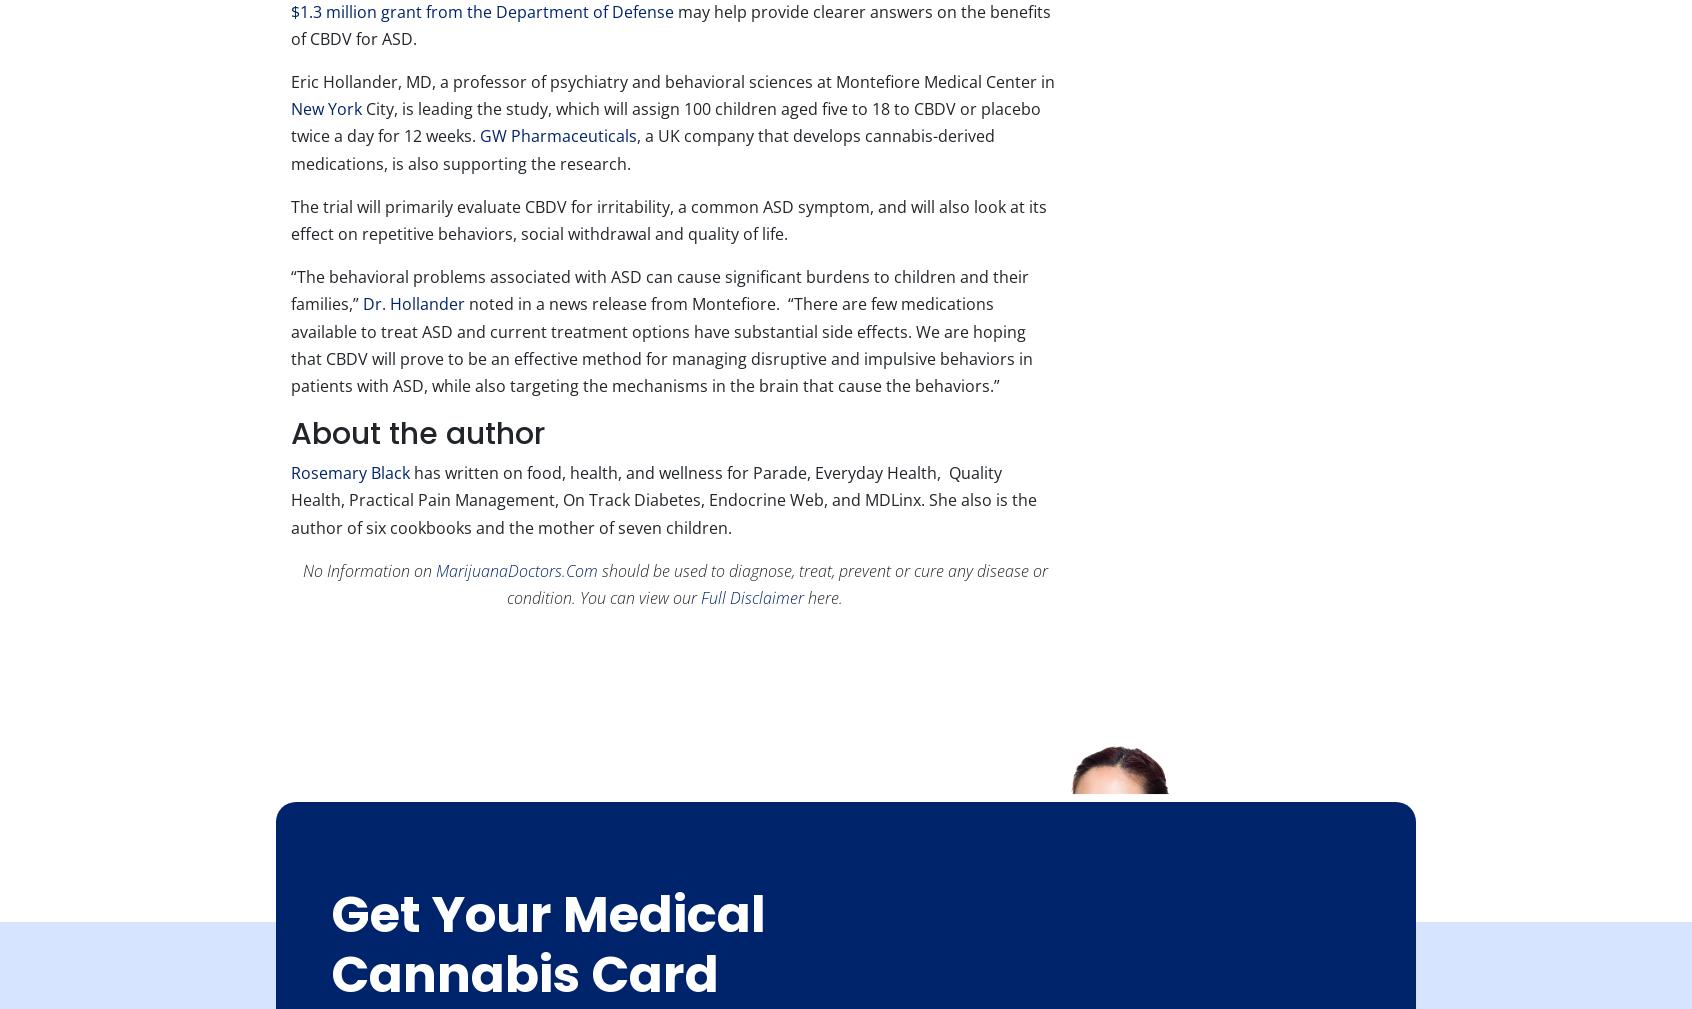  What do you see at coordinates (823, 597) in the screenshot?
I see `'here.'` at bounding box center [823, 597].